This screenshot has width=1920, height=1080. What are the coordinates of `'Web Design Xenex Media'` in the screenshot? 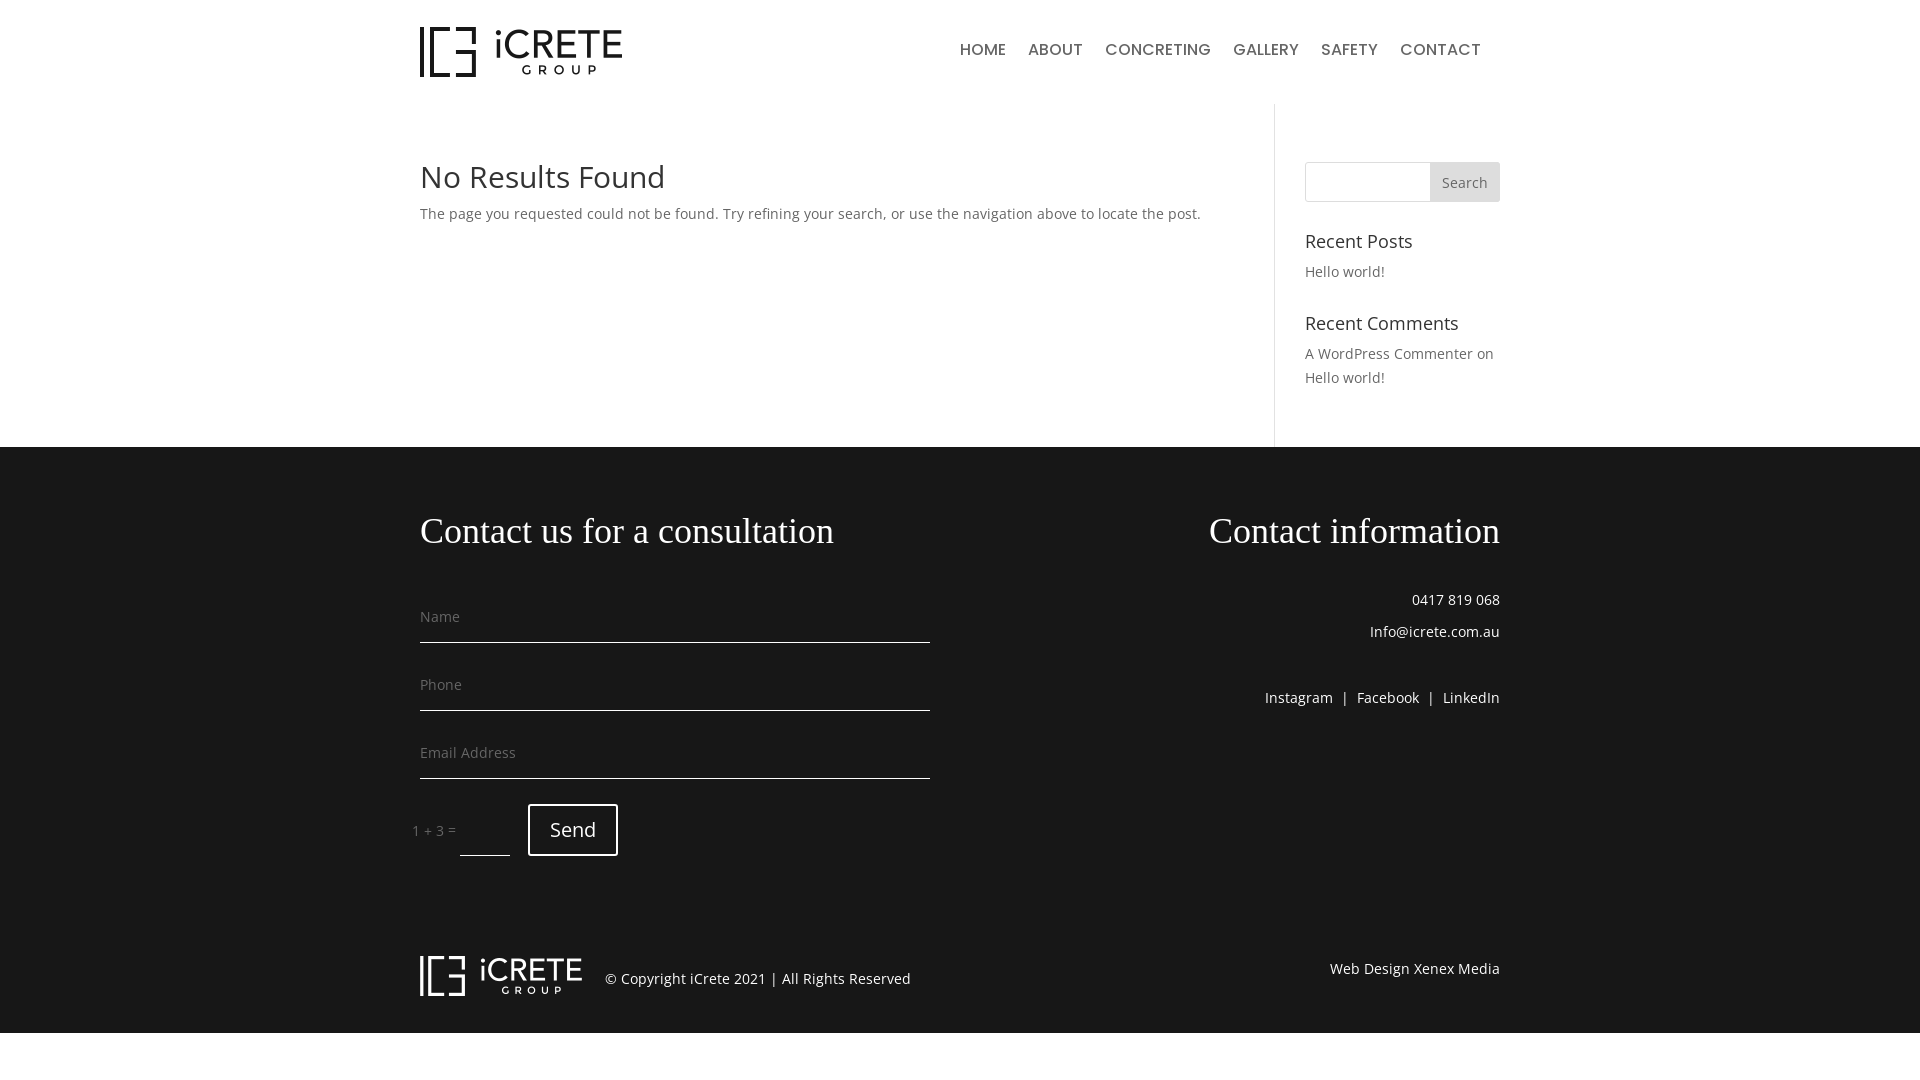 It's located at (1414, 967).